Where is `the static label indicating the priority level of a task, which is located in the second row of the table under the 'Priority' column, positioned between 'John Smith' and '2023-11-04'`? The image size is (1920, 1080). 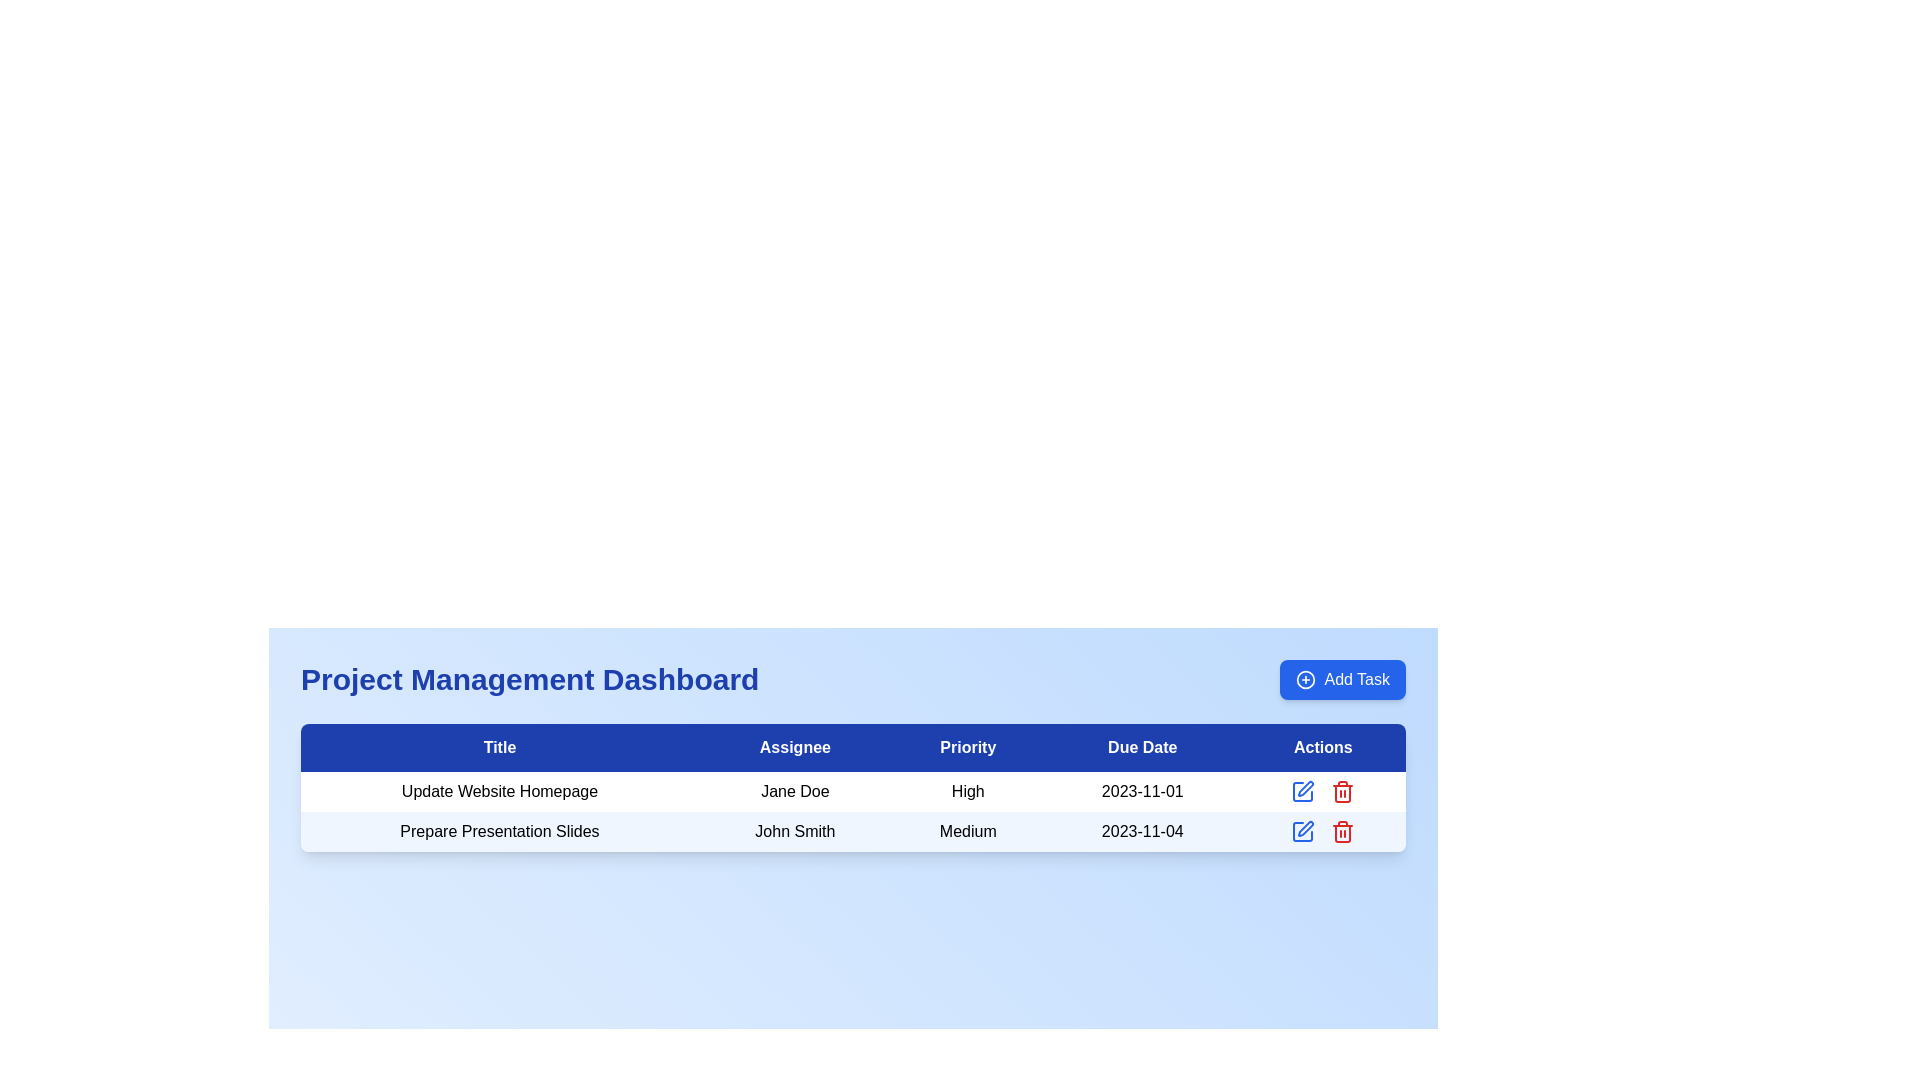
the static label indicating the priority level of a task, which is located in the second row of the table under the 'Priority' column, positioned between 'John Smith' and '2023-11-04' is located at coordinates (968, 832).